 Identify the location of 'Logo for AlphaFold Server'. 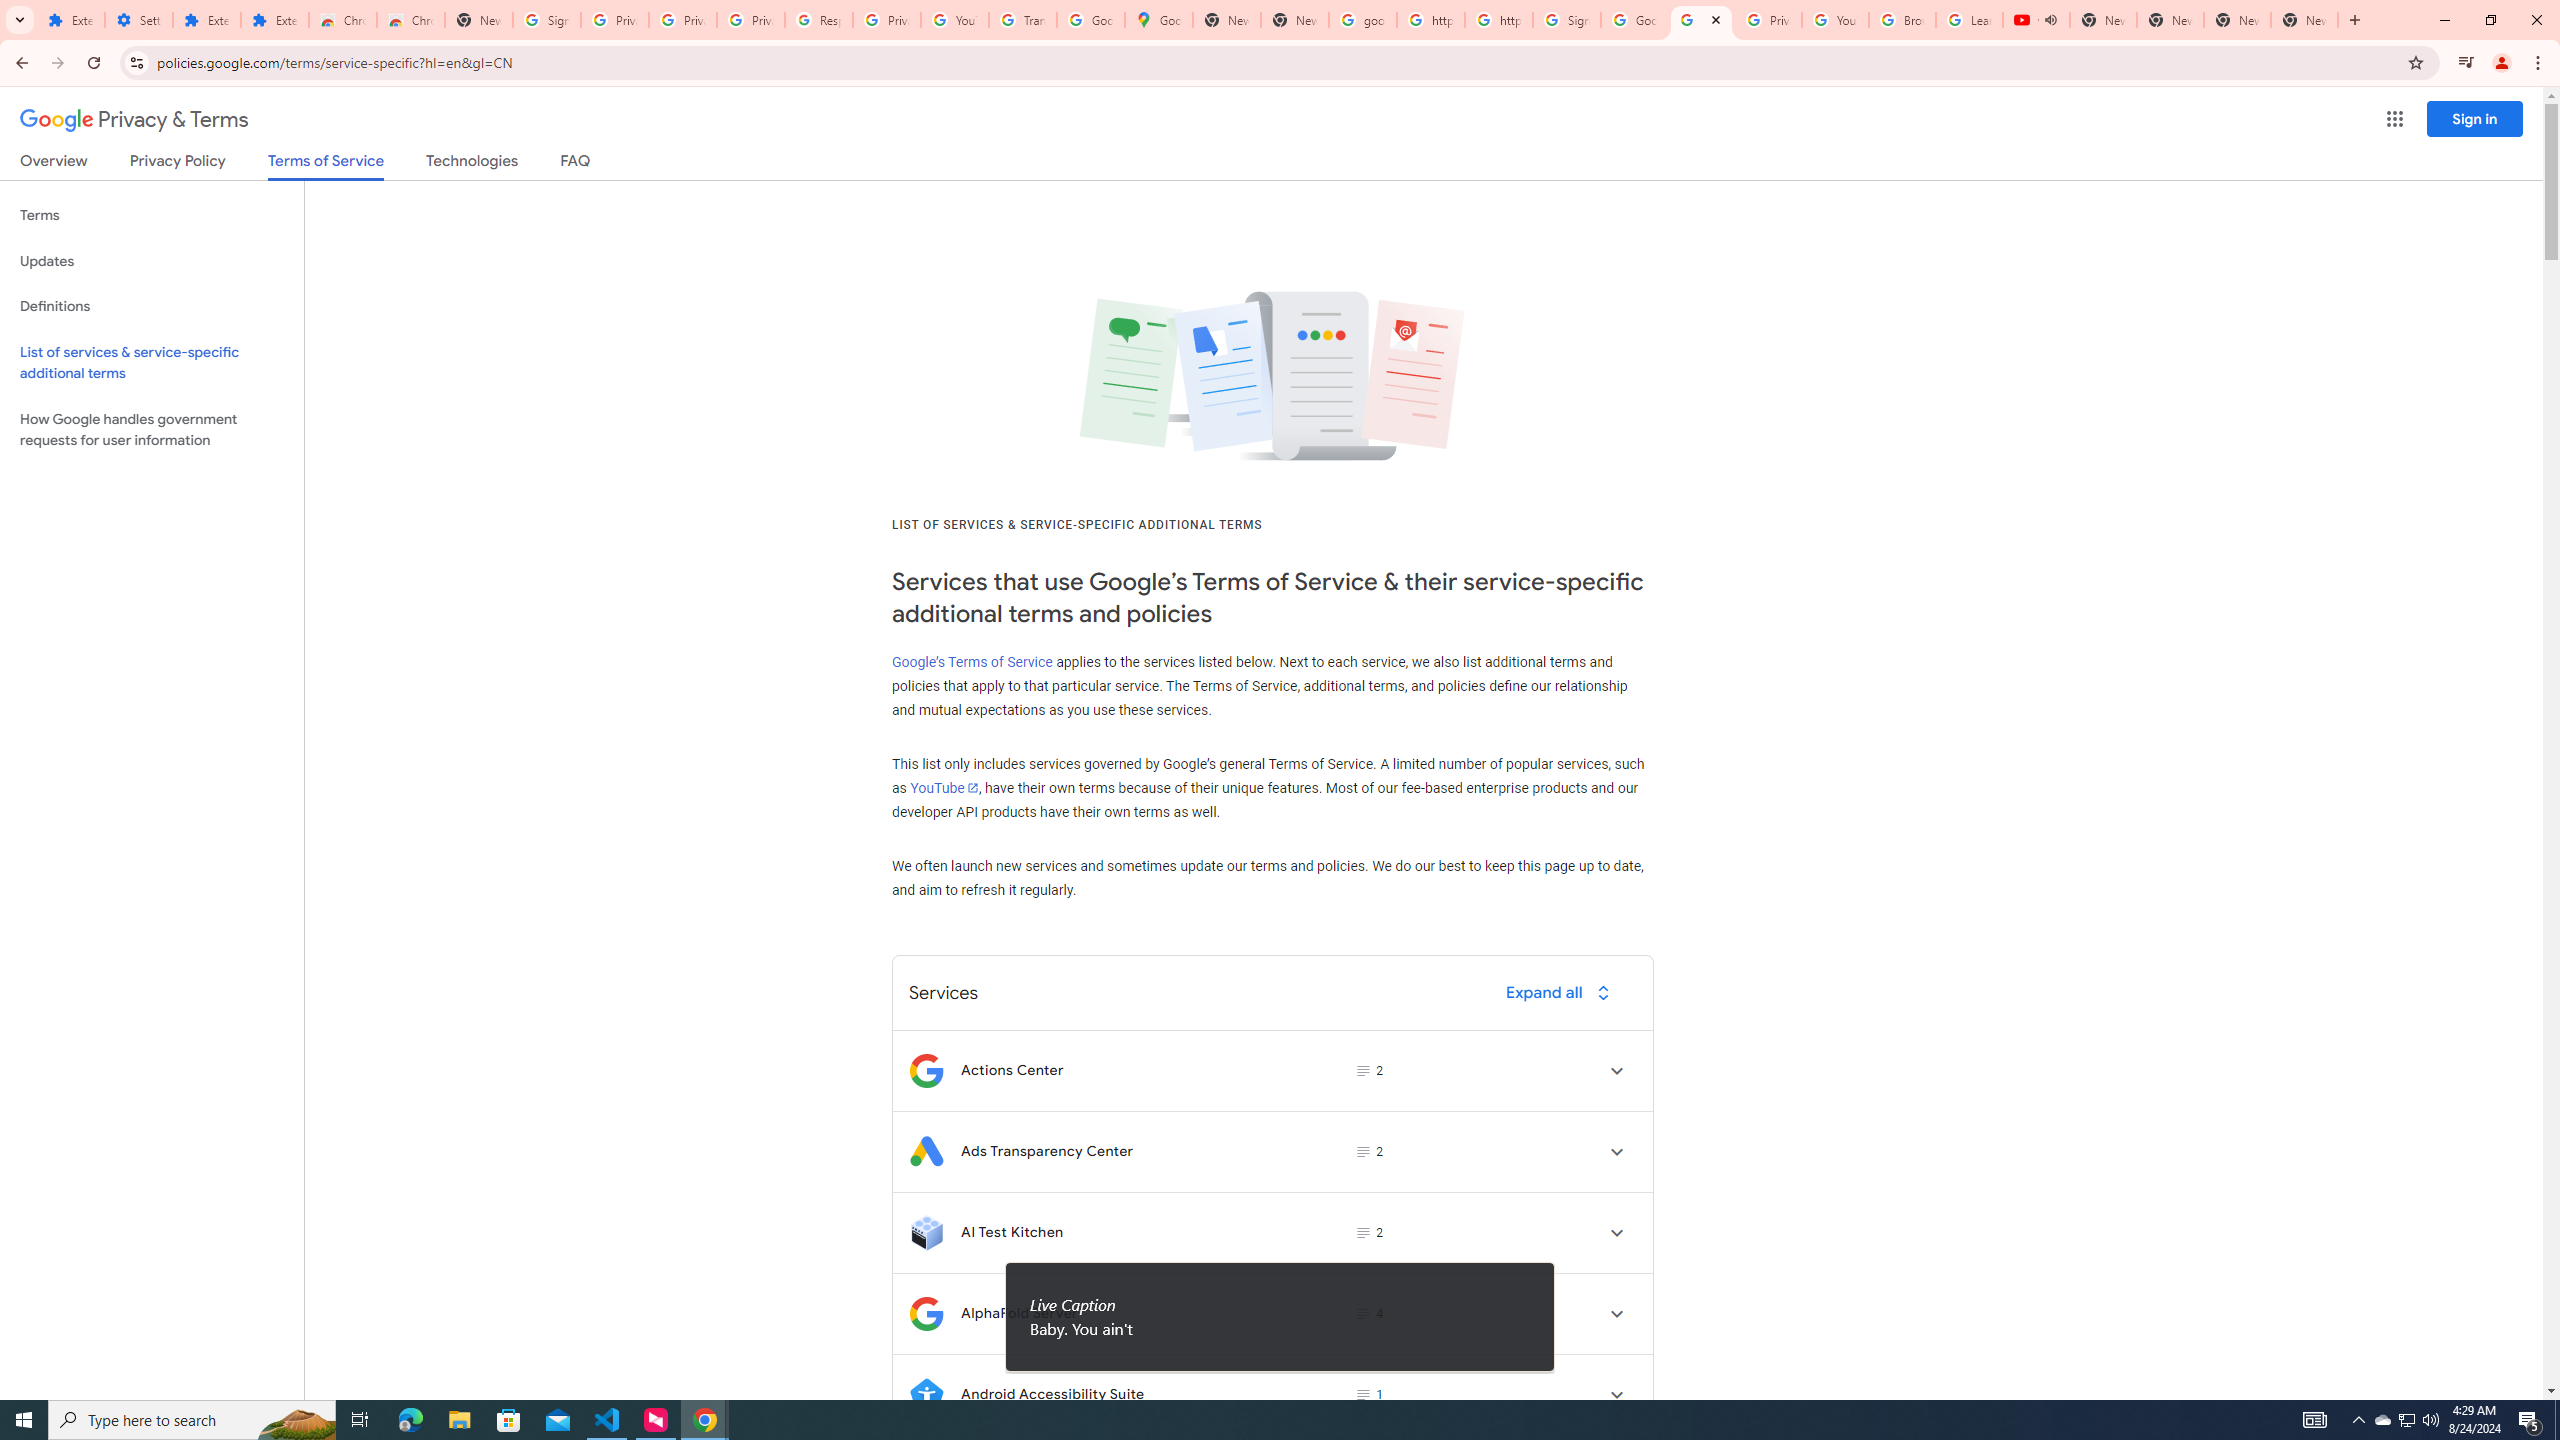
(925, 1313).